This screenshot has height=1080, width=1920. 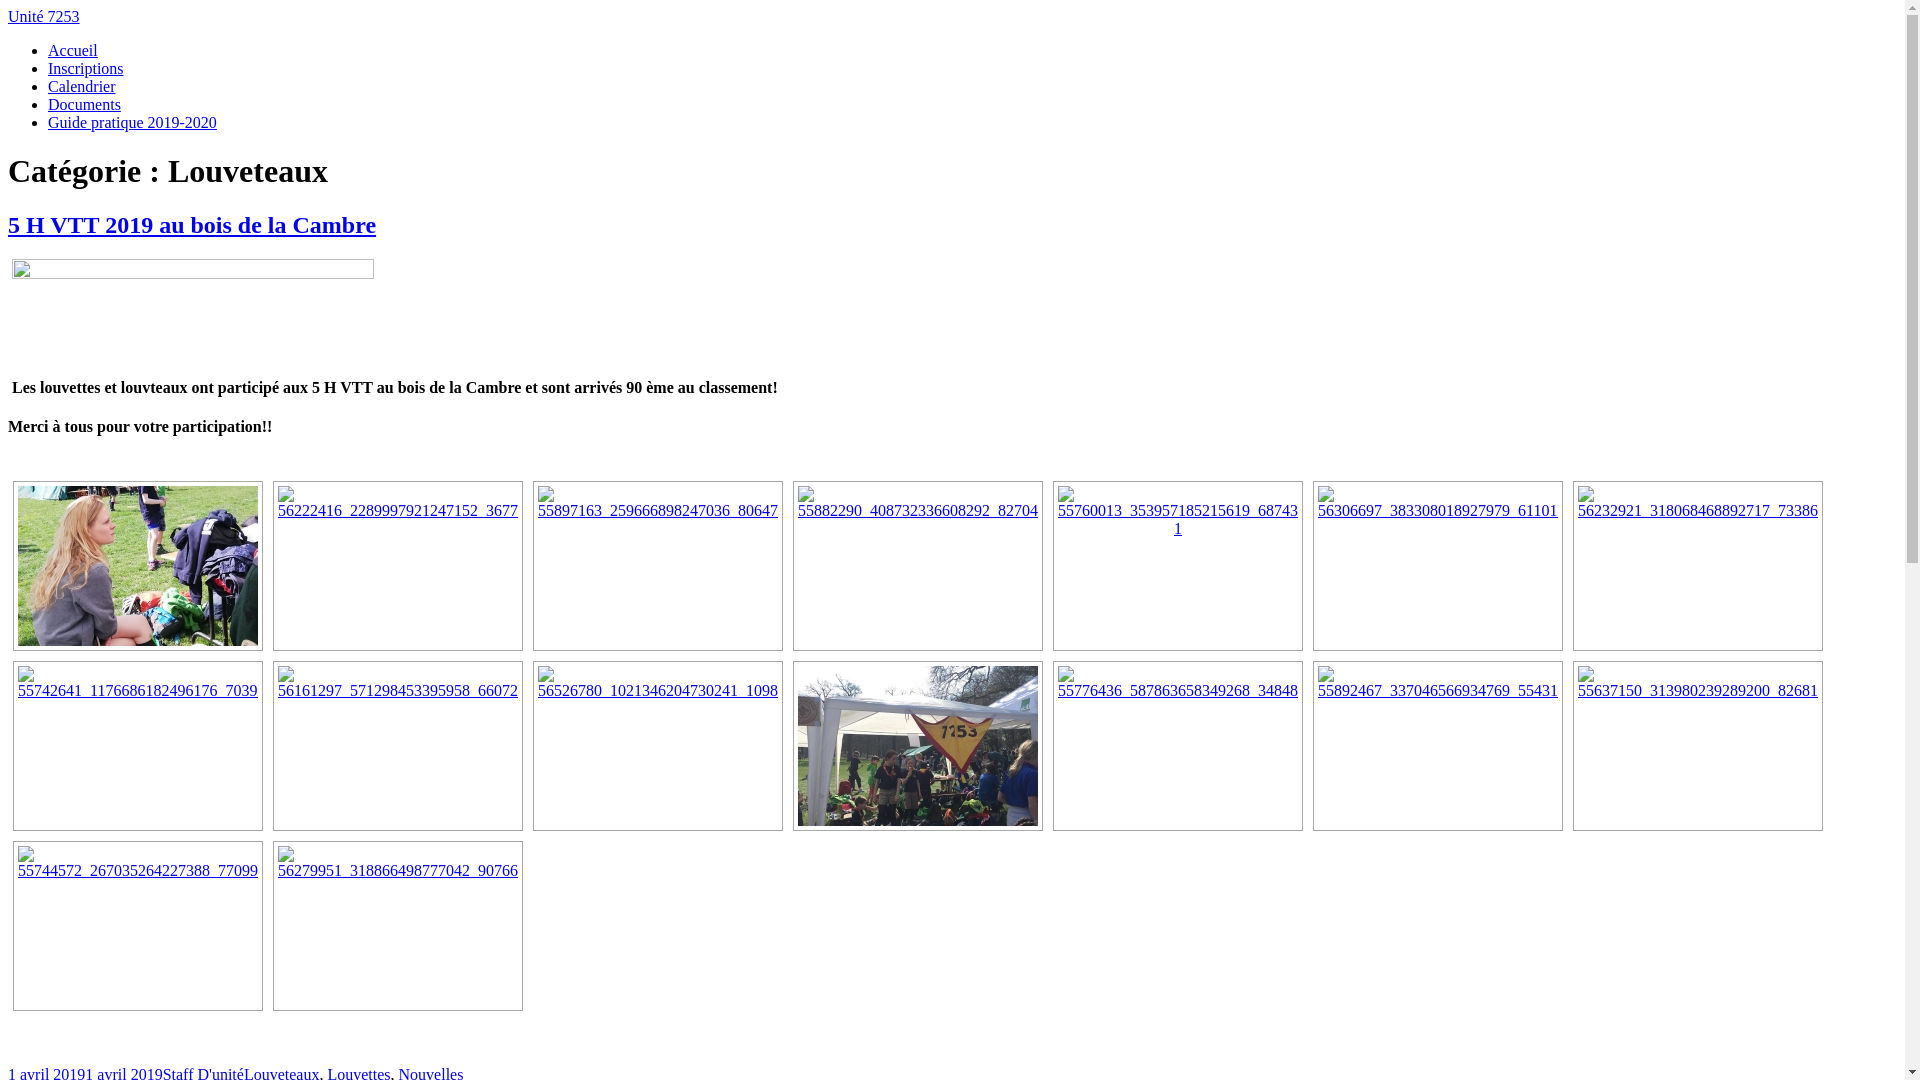 I want to click on '55882290_408732336608292_827043223254859776_n', so click(x=916, y=566).